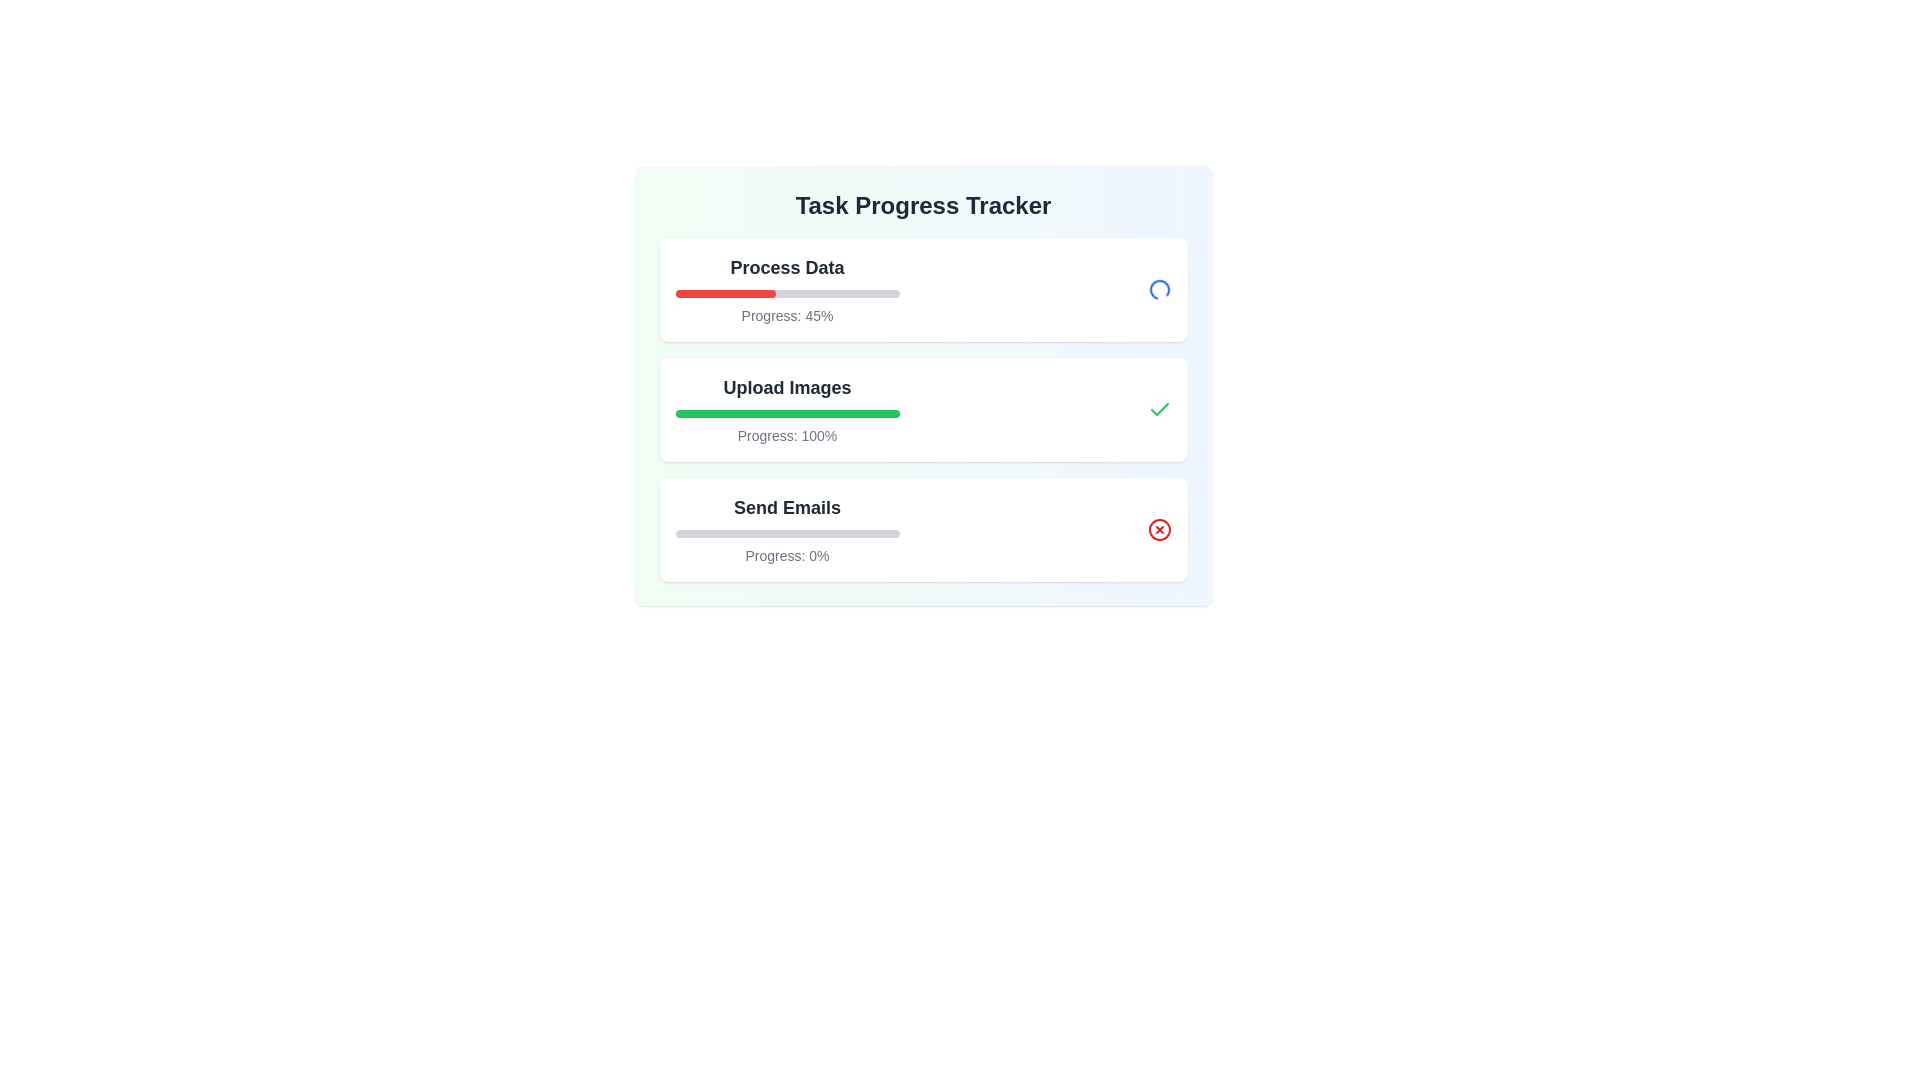 This screenshot has height=1080, width=1920. Describe the element at coordinates (1159, 408) in the screenshot. I see `the green checkmark icon located in the right corner of the 'Upload Images' status card, which indicates a completion status of 100%` at that location.